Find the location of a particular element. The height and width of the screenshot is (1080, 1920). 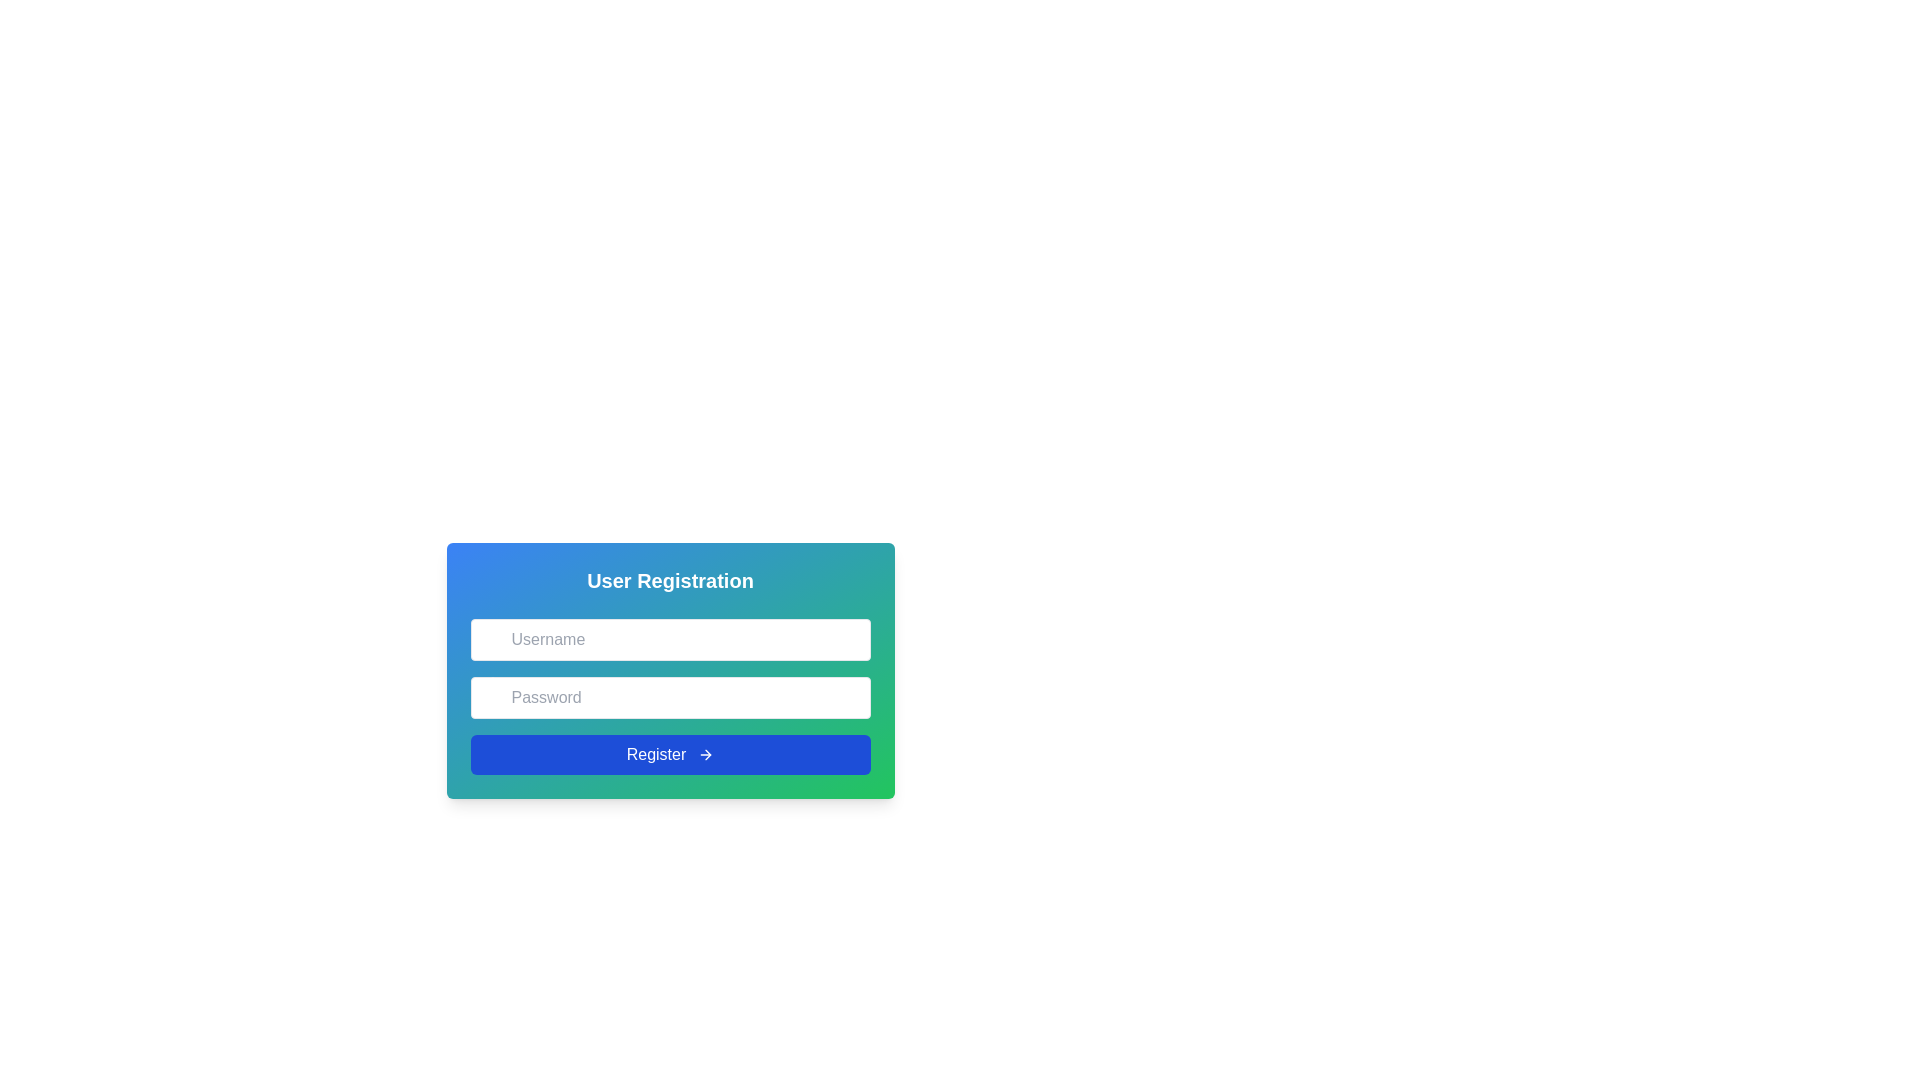

the right-arrow icon located at the far right end of the blue 'Register' button within the green-to-blue gradient panel labeled 'User Registration' is located at coordinates (706, 755).